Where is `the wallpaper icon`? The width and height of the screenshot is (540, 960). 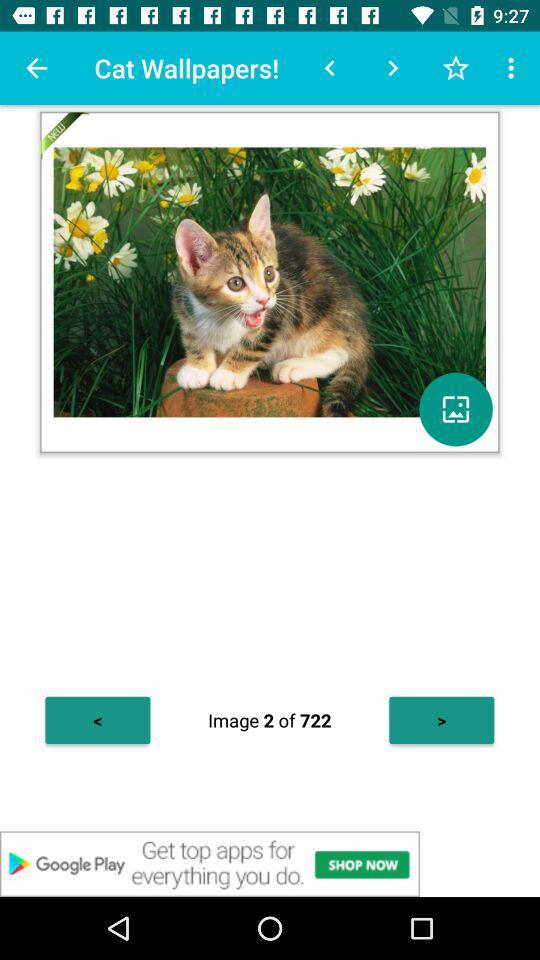 the wallpaper icon is located at coordinates (455, 408).